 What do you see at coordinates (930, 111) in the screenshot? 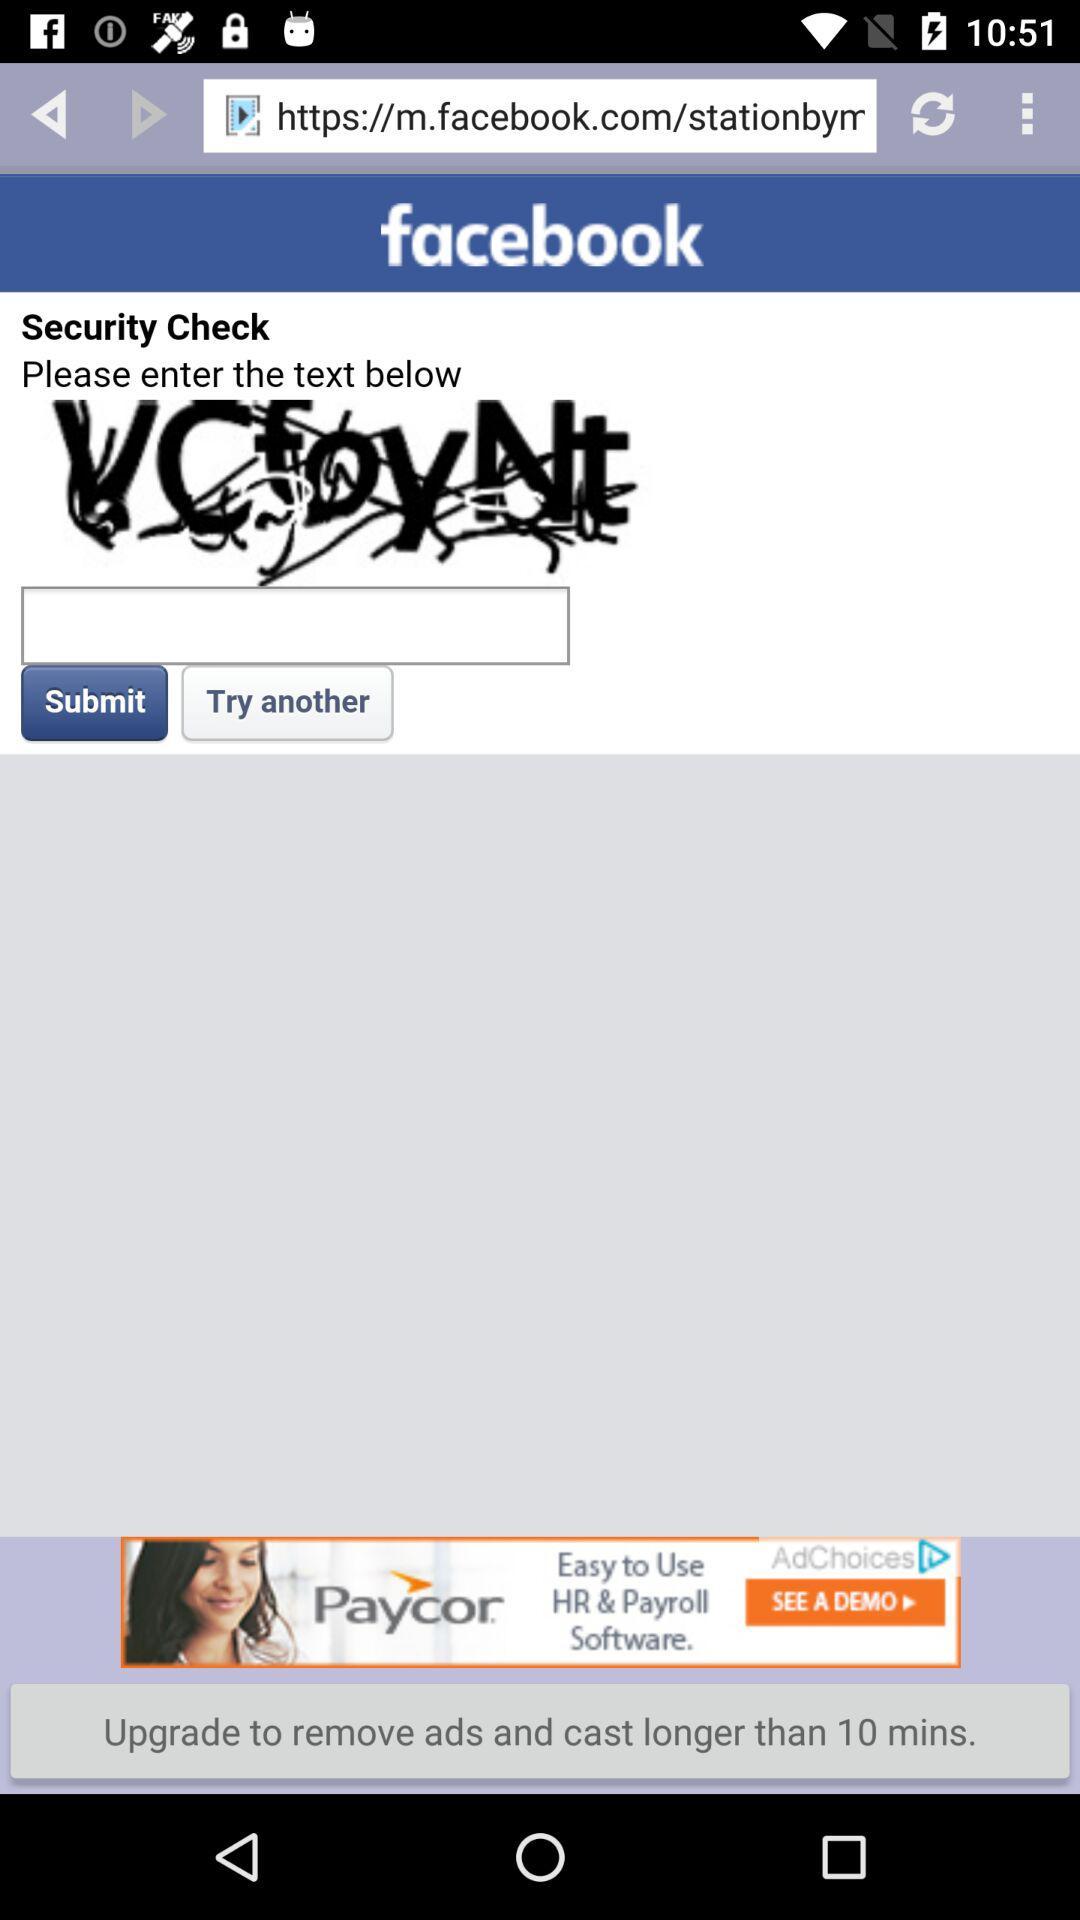
I see `refresh page` at bounding box center [930, 111].